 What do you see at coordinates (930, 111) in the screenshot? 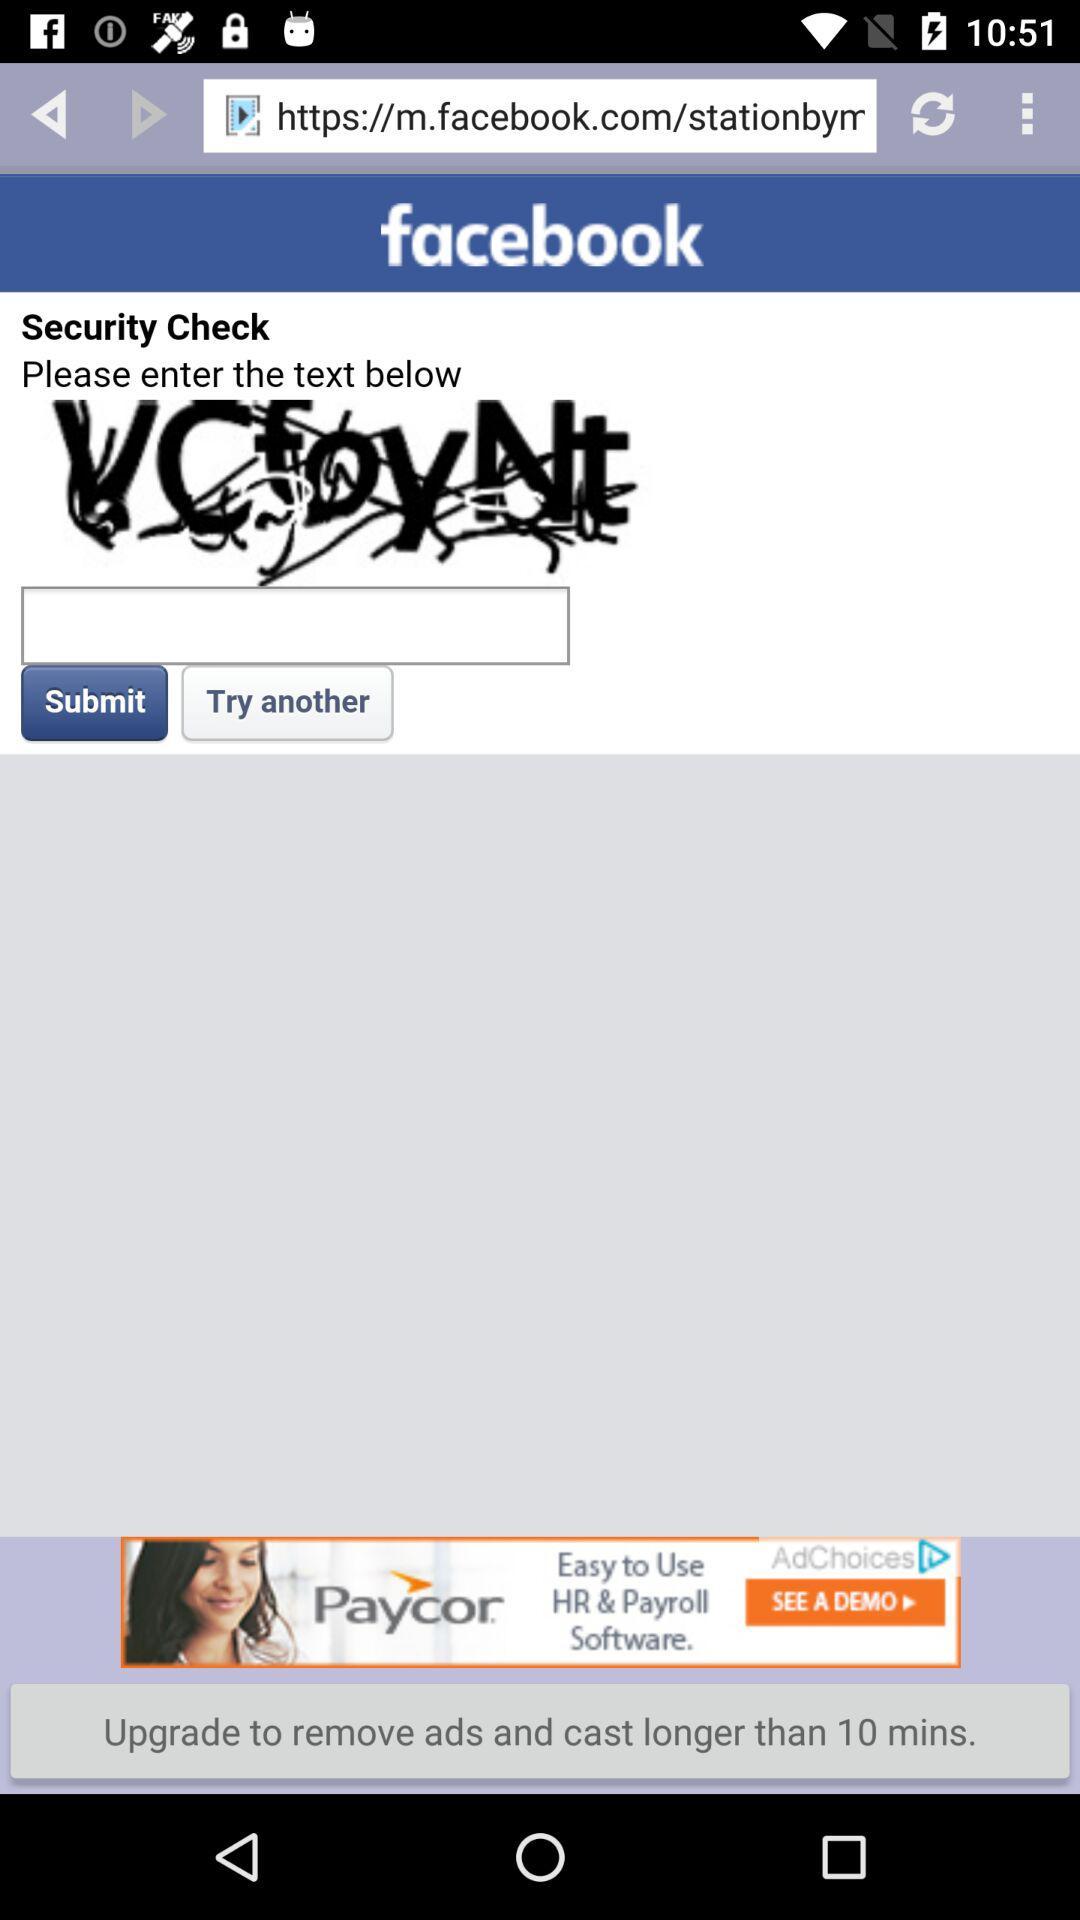
I see `refresh page` at bounding box center [930, 111].